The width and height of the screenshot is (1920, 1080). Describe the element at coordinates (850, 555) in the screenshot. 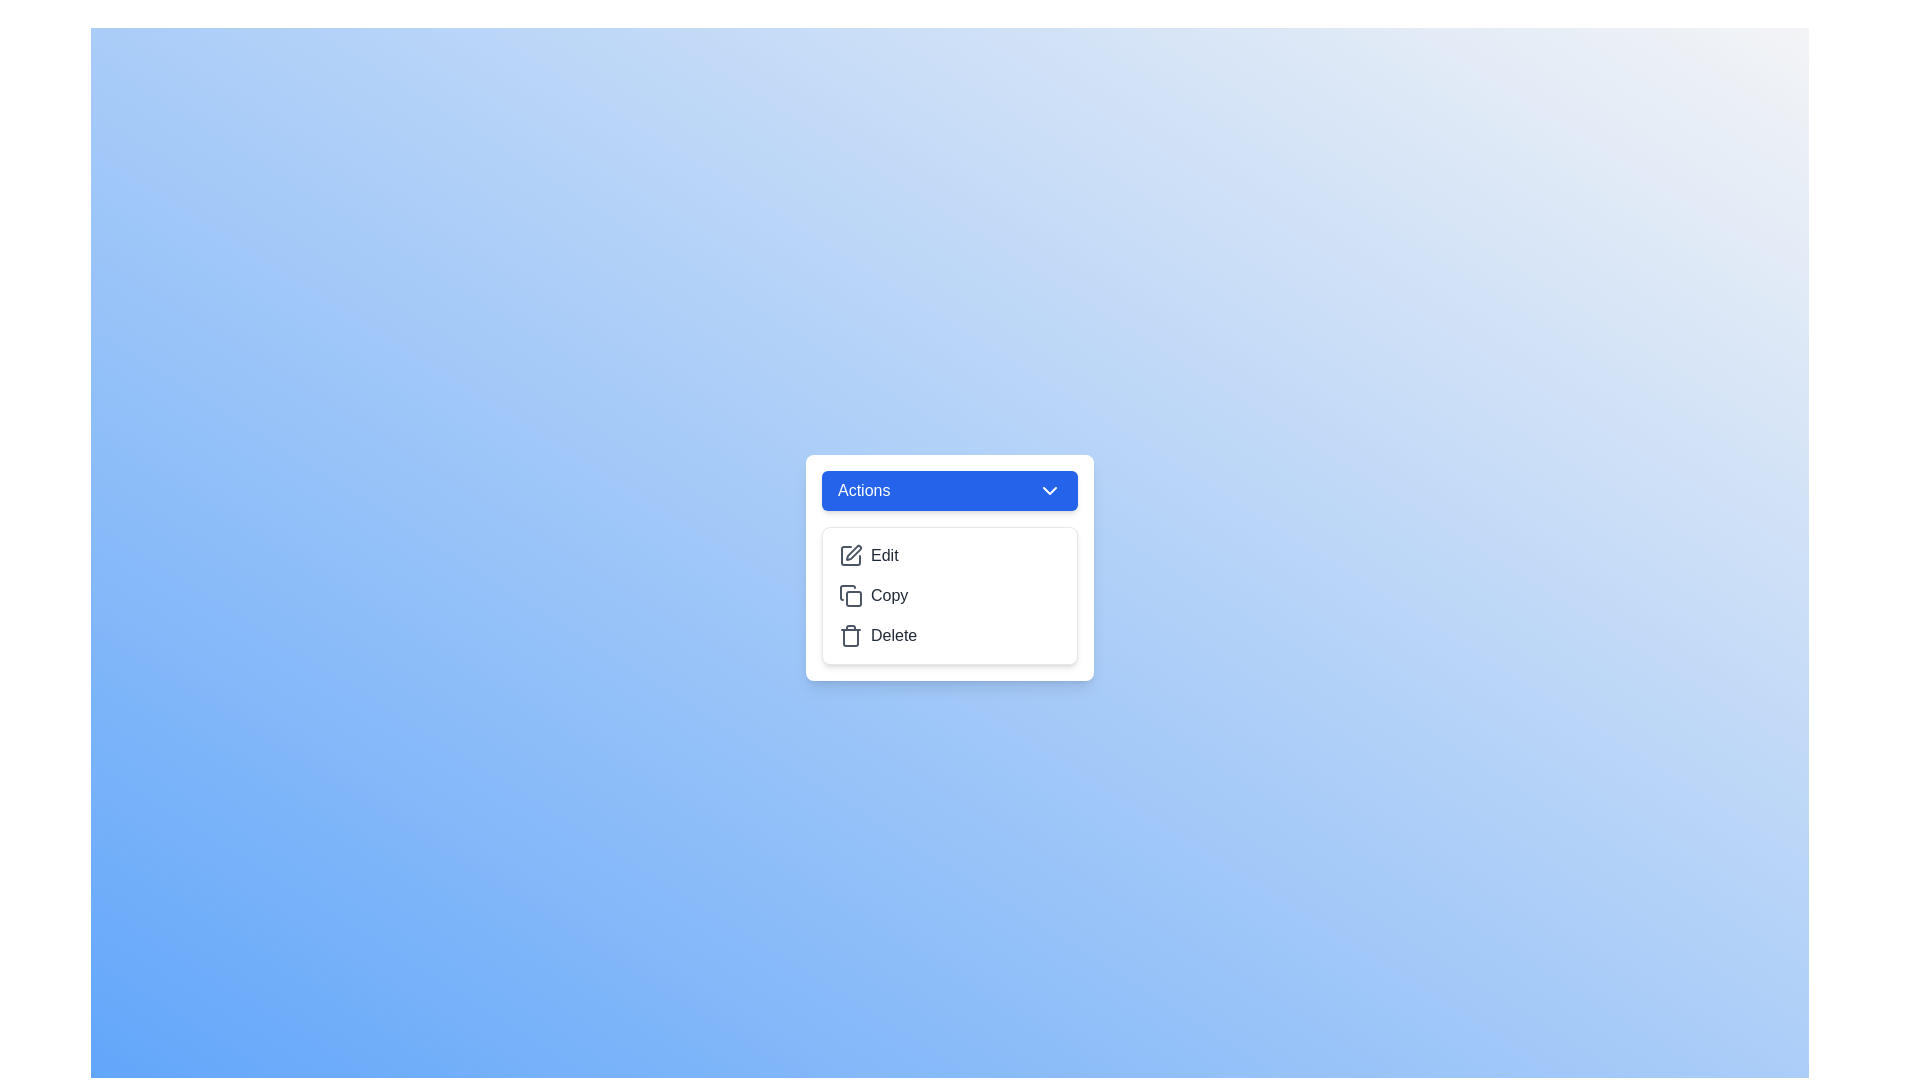

I see `the pencil icon with a gray outline located to the left of the 'Edit' option in the dropdown menu under the 'Actions' button` at that location.